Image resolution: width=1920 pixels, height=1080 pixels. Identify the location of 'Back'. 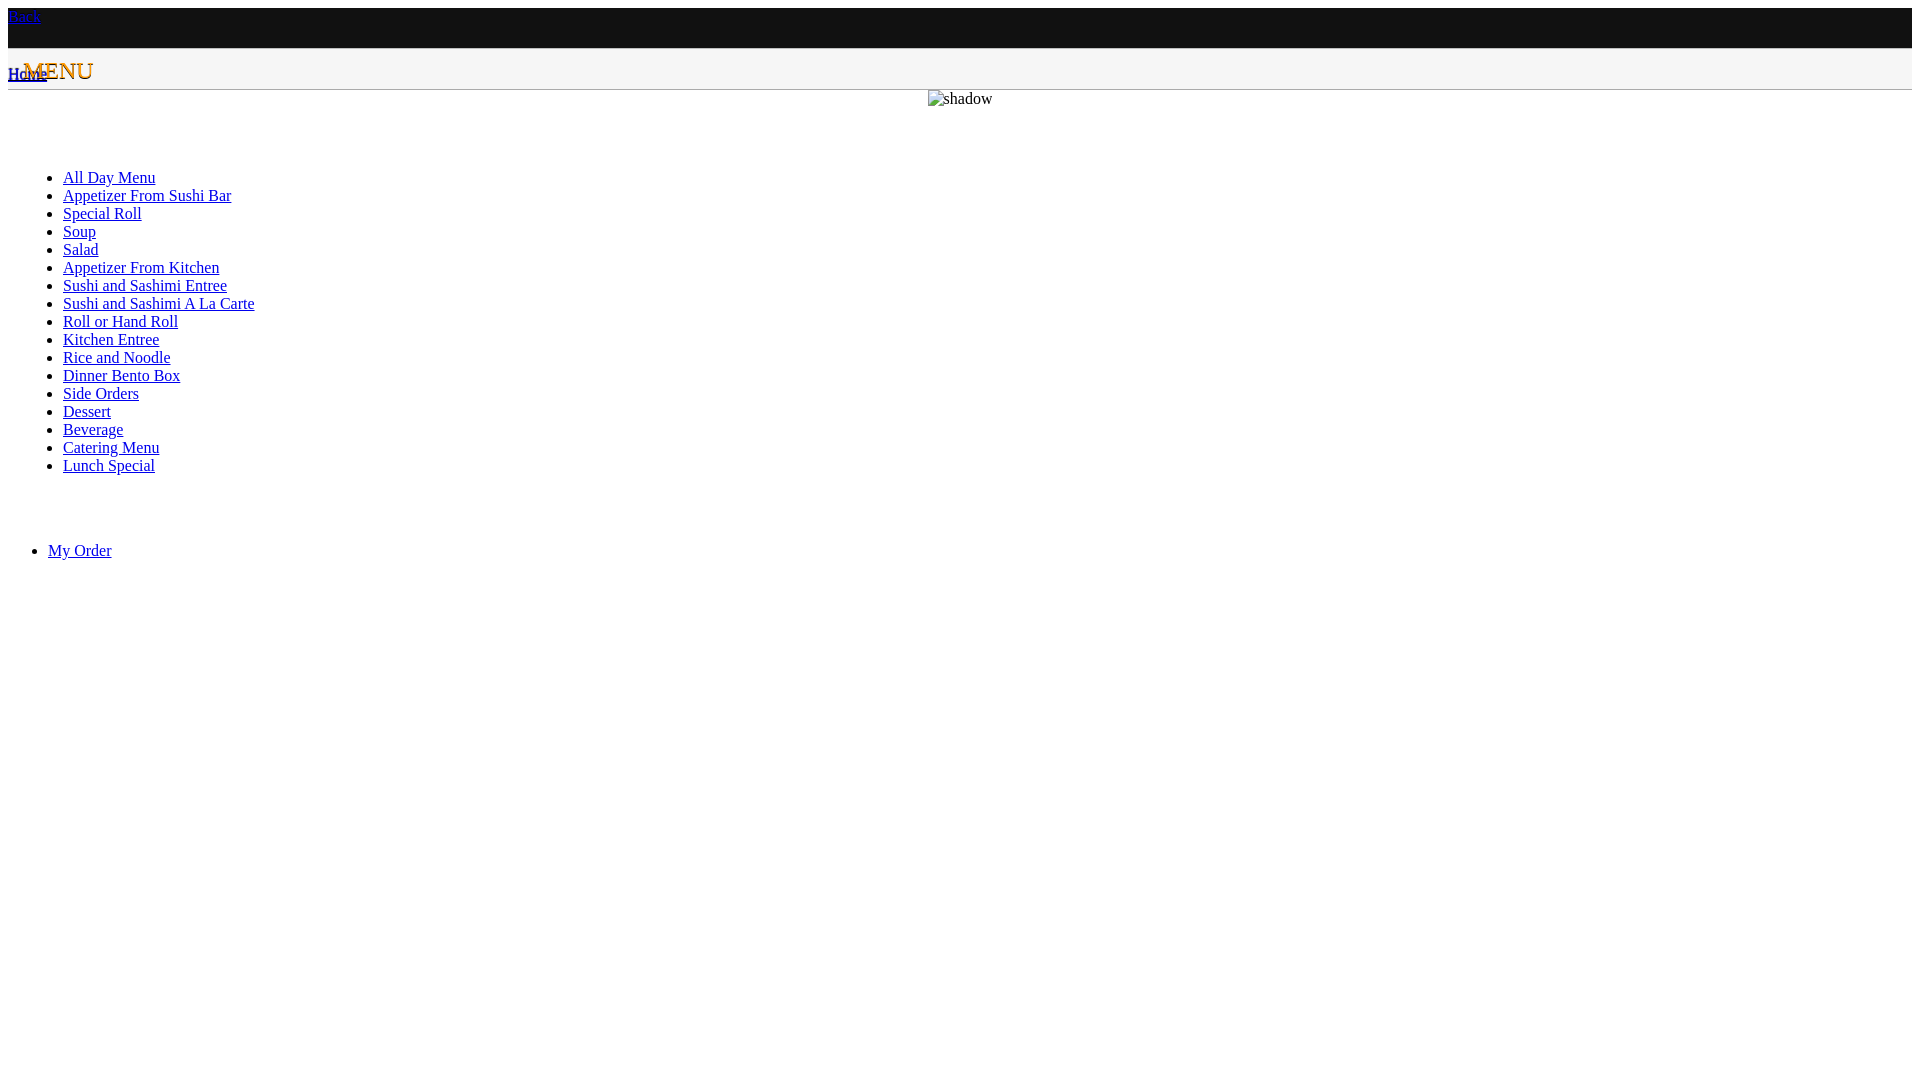
(24, 16).